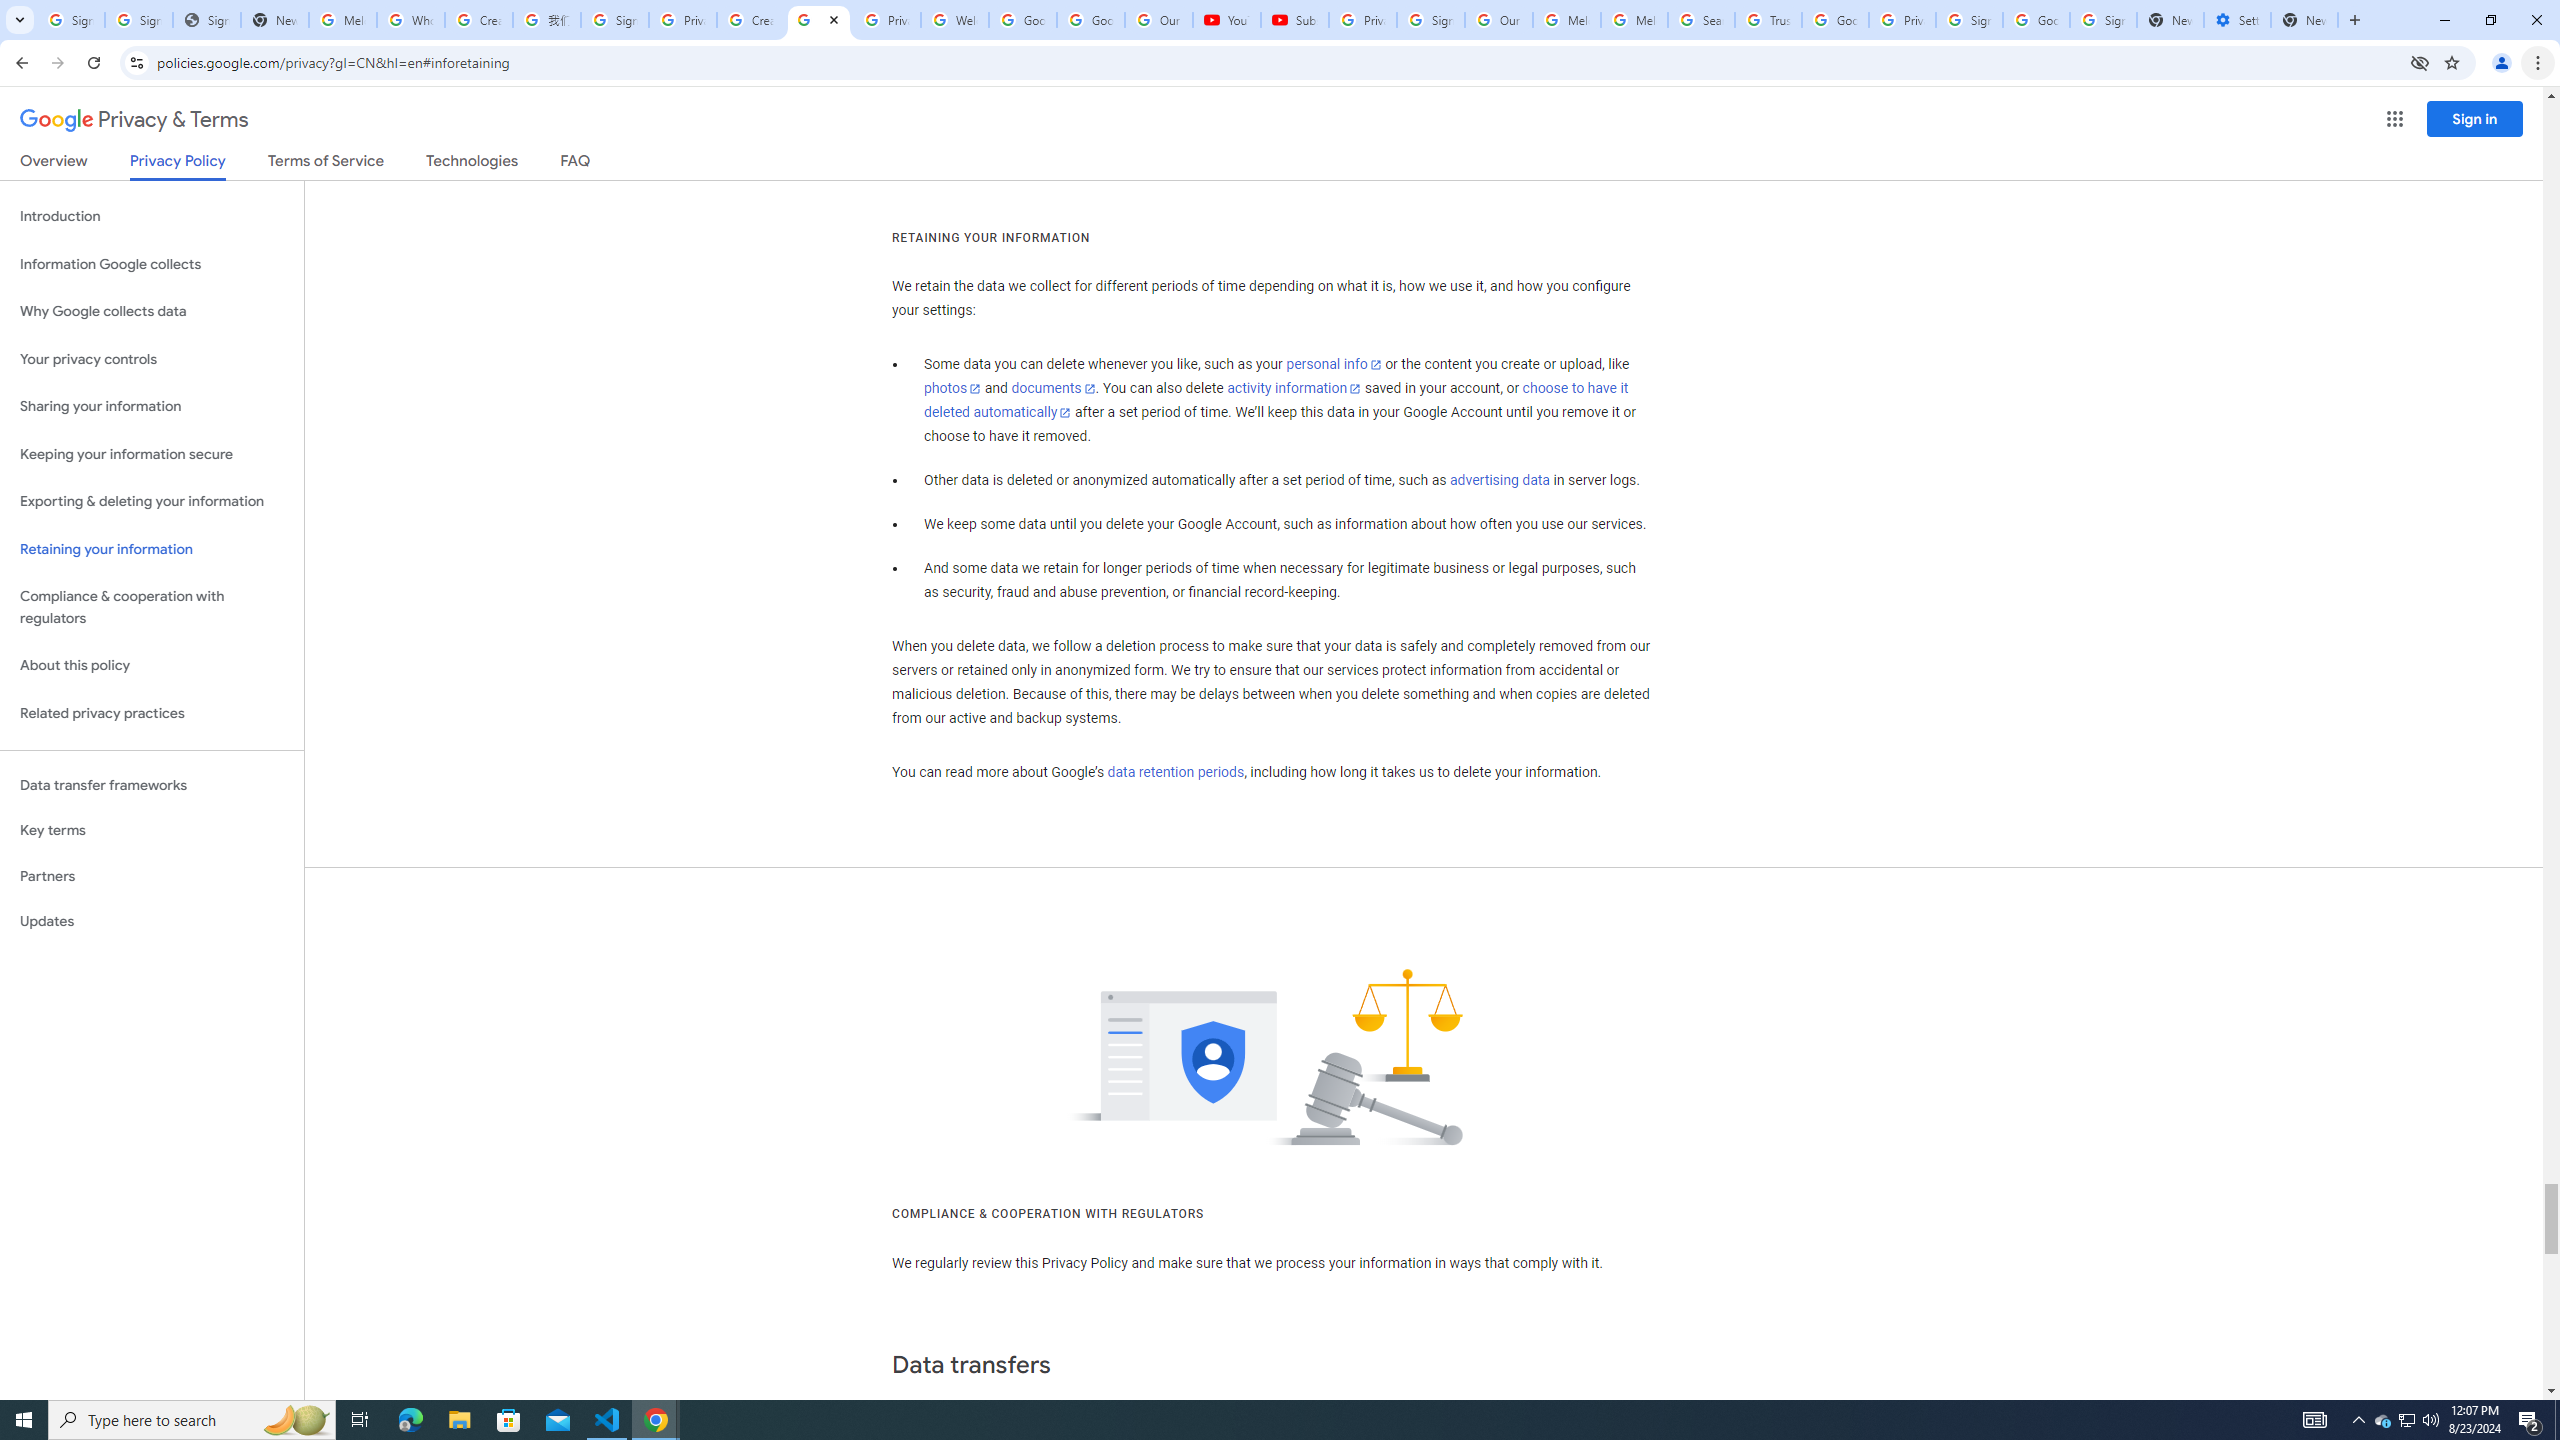  What do you see at coordinates (151, 712) in the screenshot?
I see `'Related privacy practices'` at bounding box center [151, 712].